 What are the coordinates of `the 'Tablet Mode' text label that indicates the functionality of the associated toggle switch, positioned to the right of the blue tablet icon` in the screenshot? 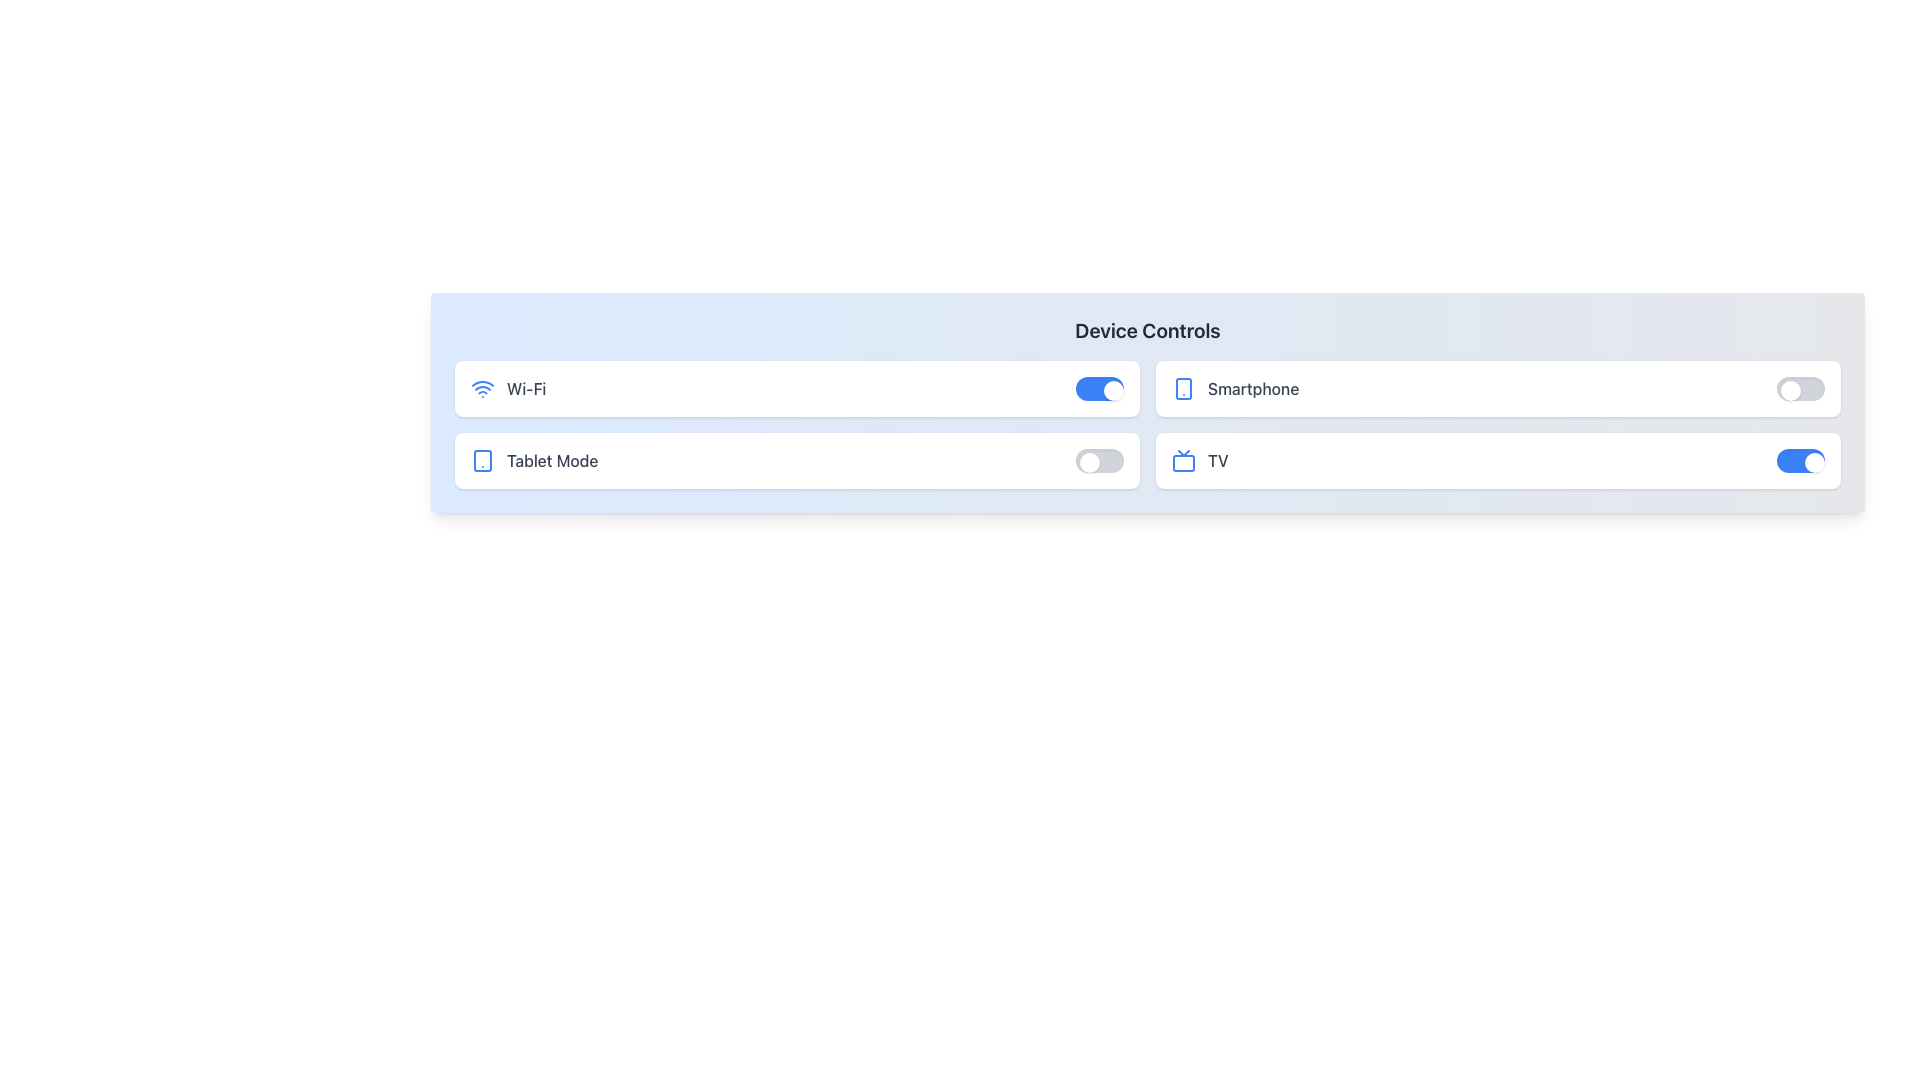 It's located at (552, 461).